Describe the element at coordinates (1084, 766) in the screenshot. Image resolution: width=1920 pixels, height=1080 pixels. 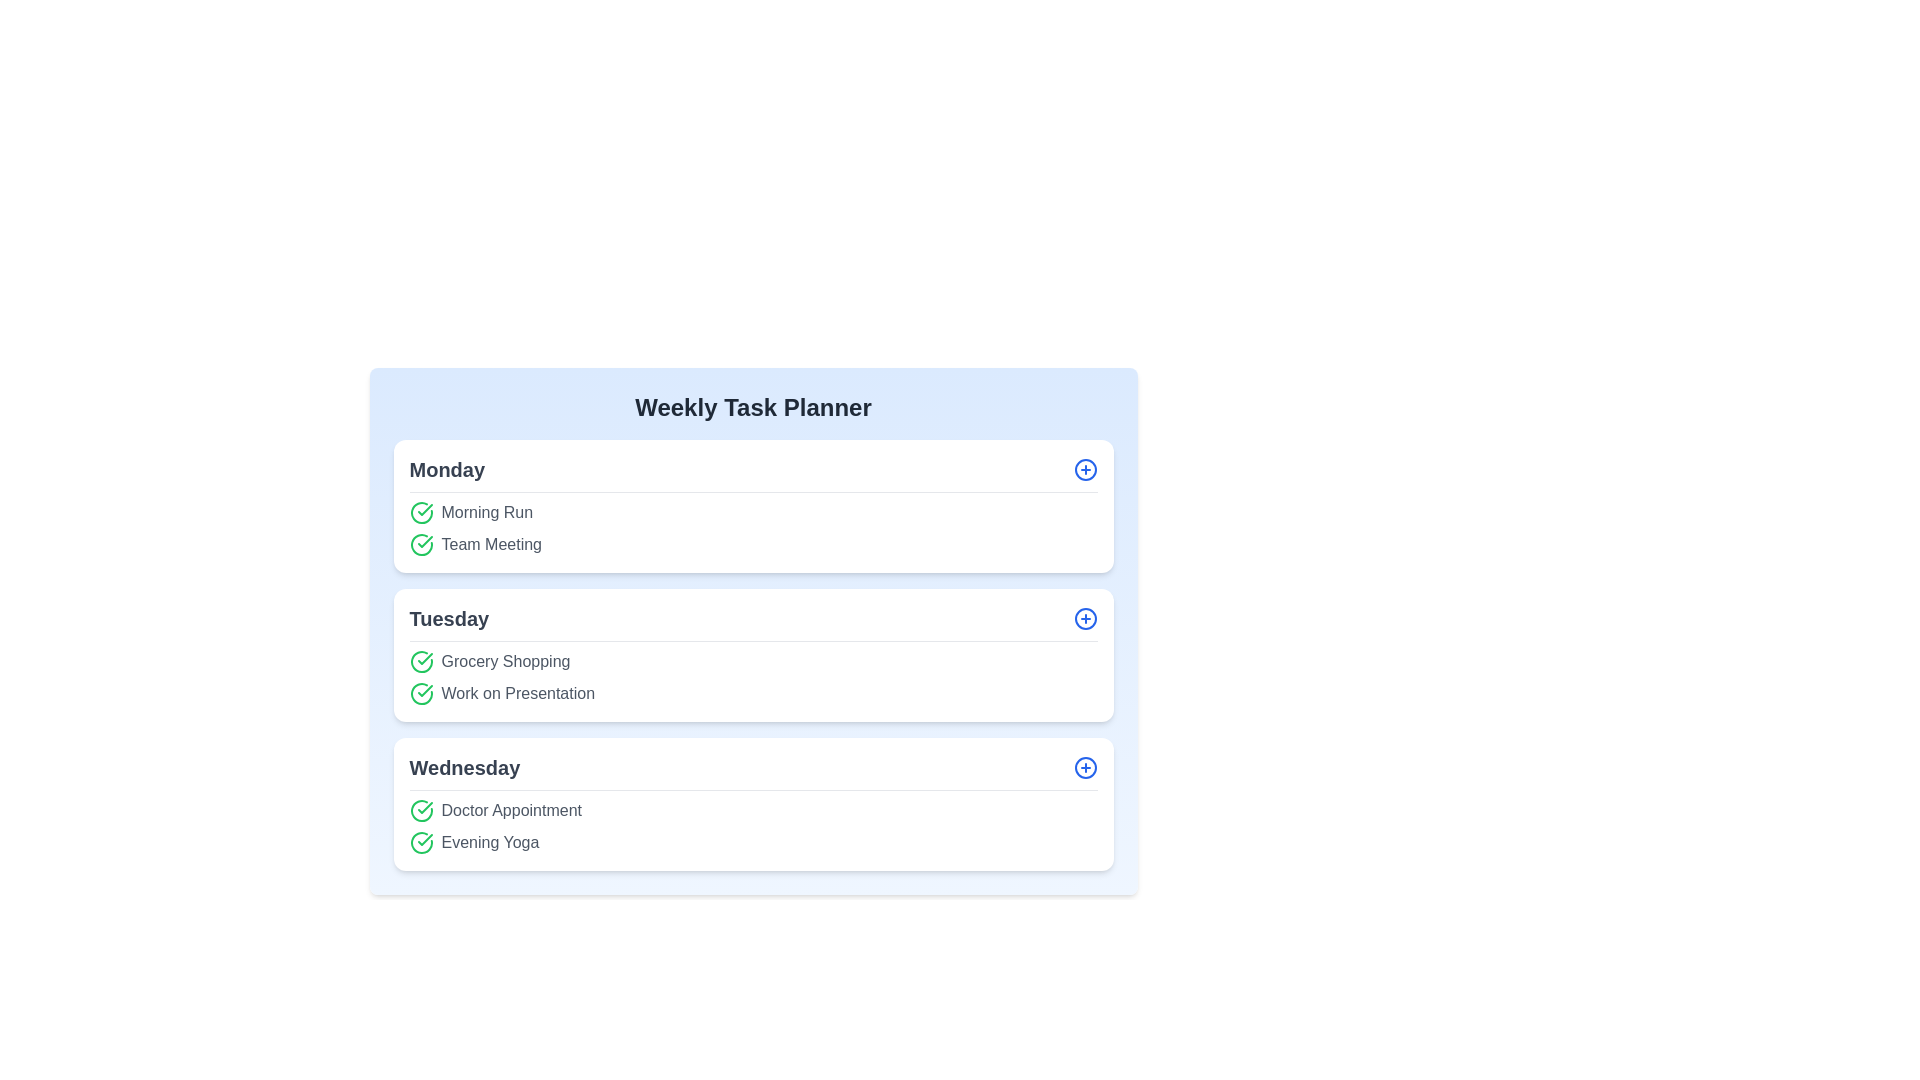
I see `the 'Add Task' button for Wednesday` at that location.